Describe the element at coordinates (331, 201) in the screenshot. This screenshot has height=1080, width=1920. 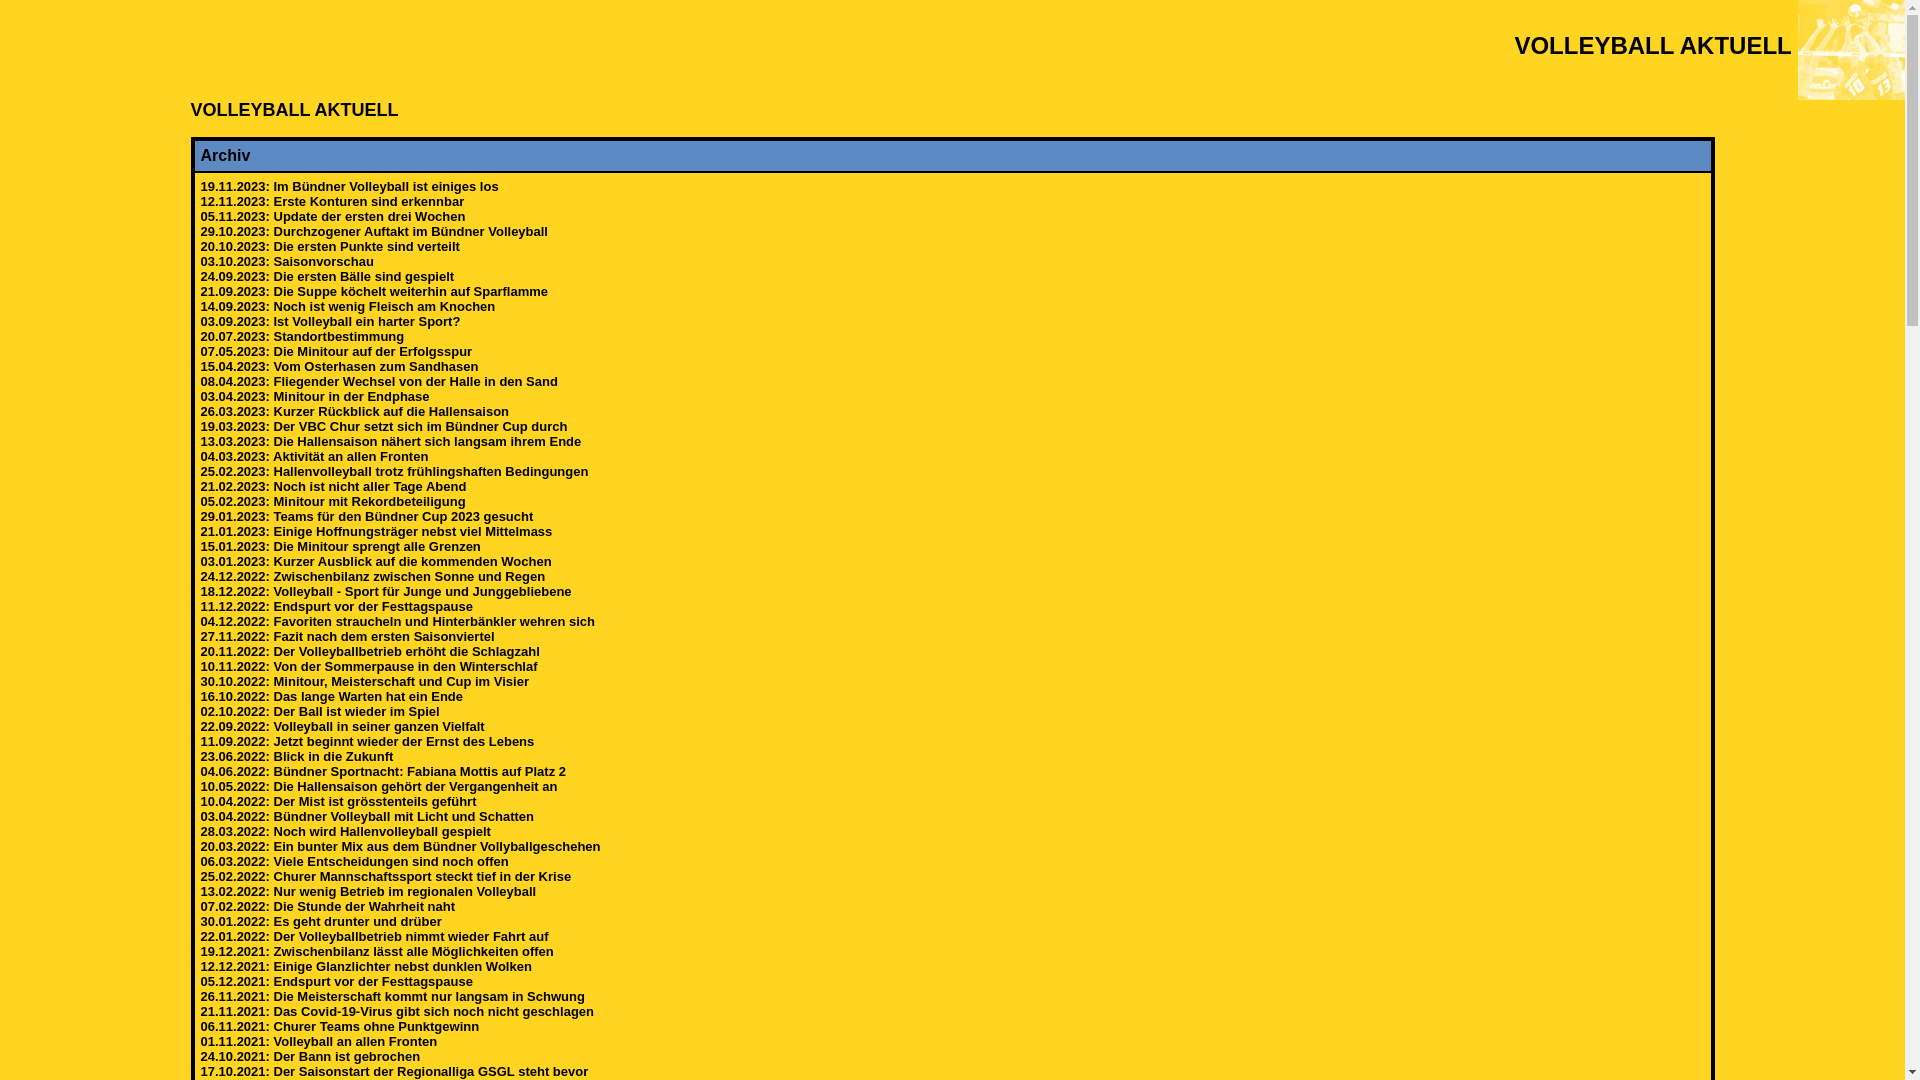
I see `'12.11.2023: Erste Konturen sind erkennbar'` at that location.